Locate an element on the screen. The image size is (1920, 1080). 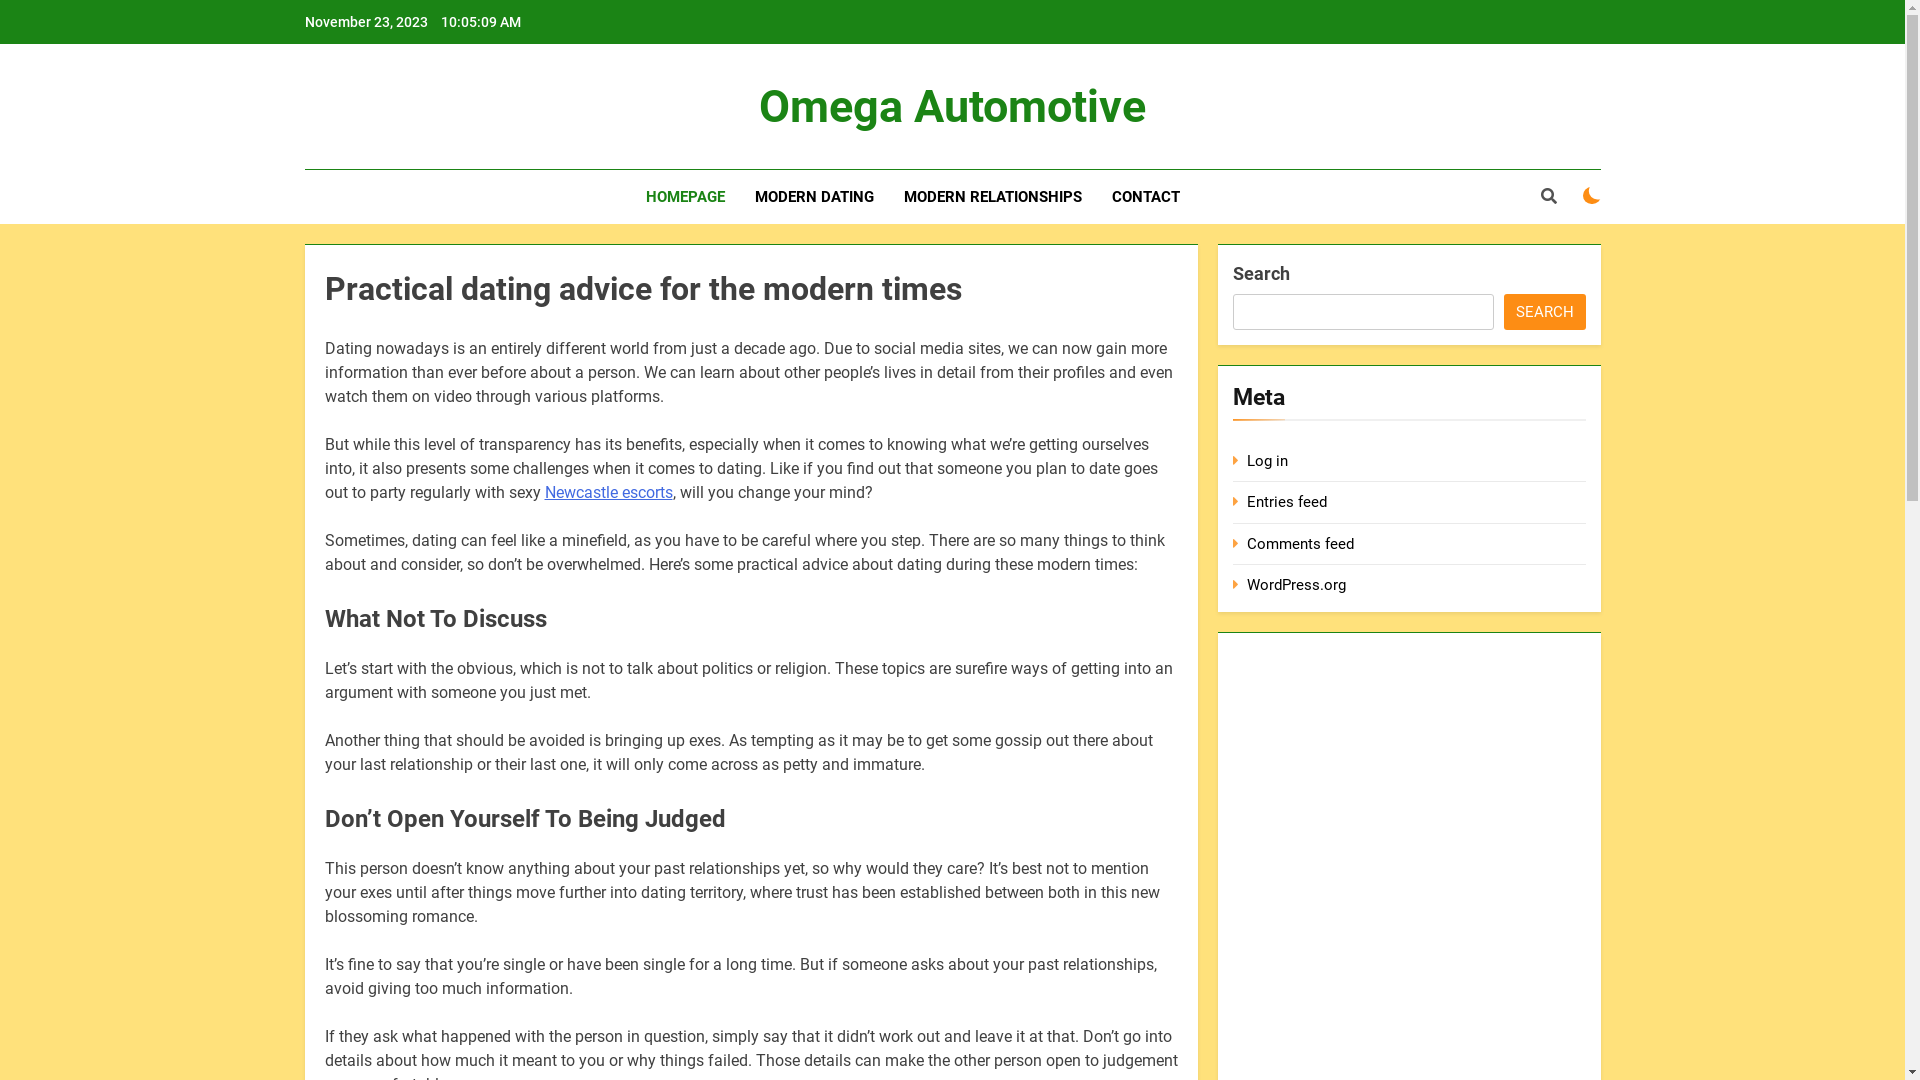
'CONTACT' is located at coordinates (1146, 196).